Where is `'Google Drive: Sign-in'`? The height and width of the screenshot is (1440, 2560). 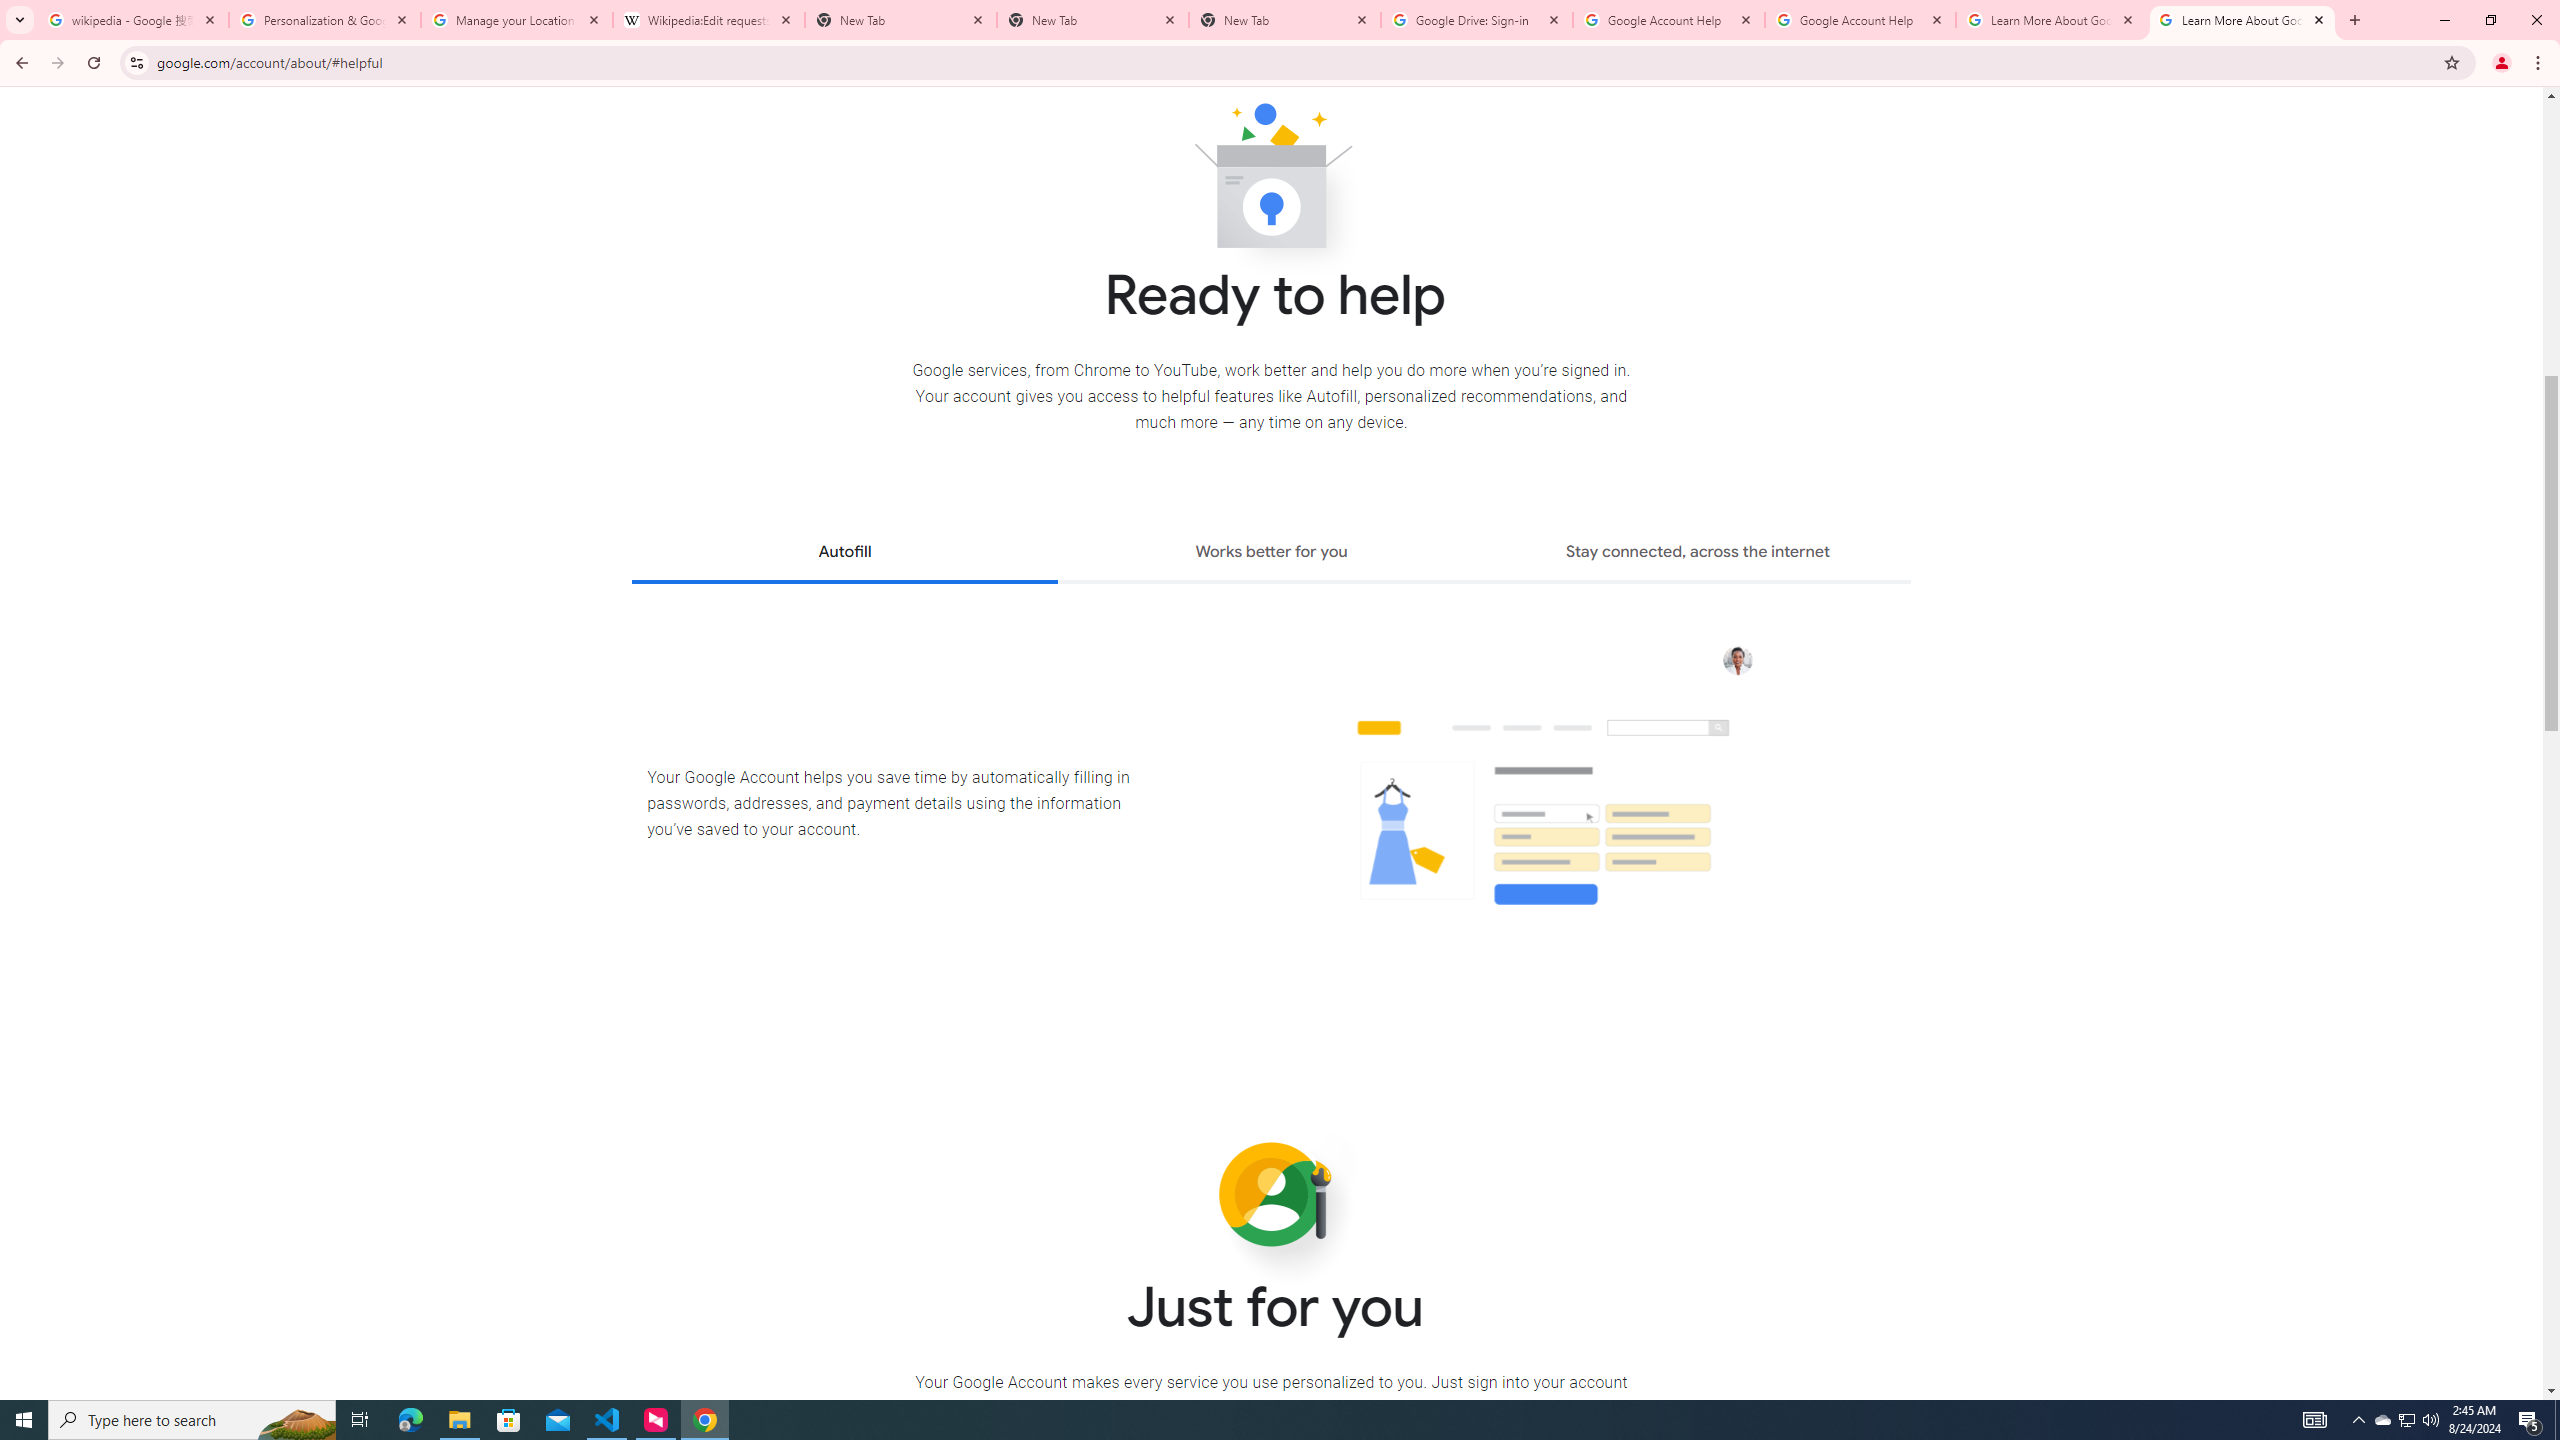 'Google Drive: Sign-in' is located at coordinates (1476, 19).